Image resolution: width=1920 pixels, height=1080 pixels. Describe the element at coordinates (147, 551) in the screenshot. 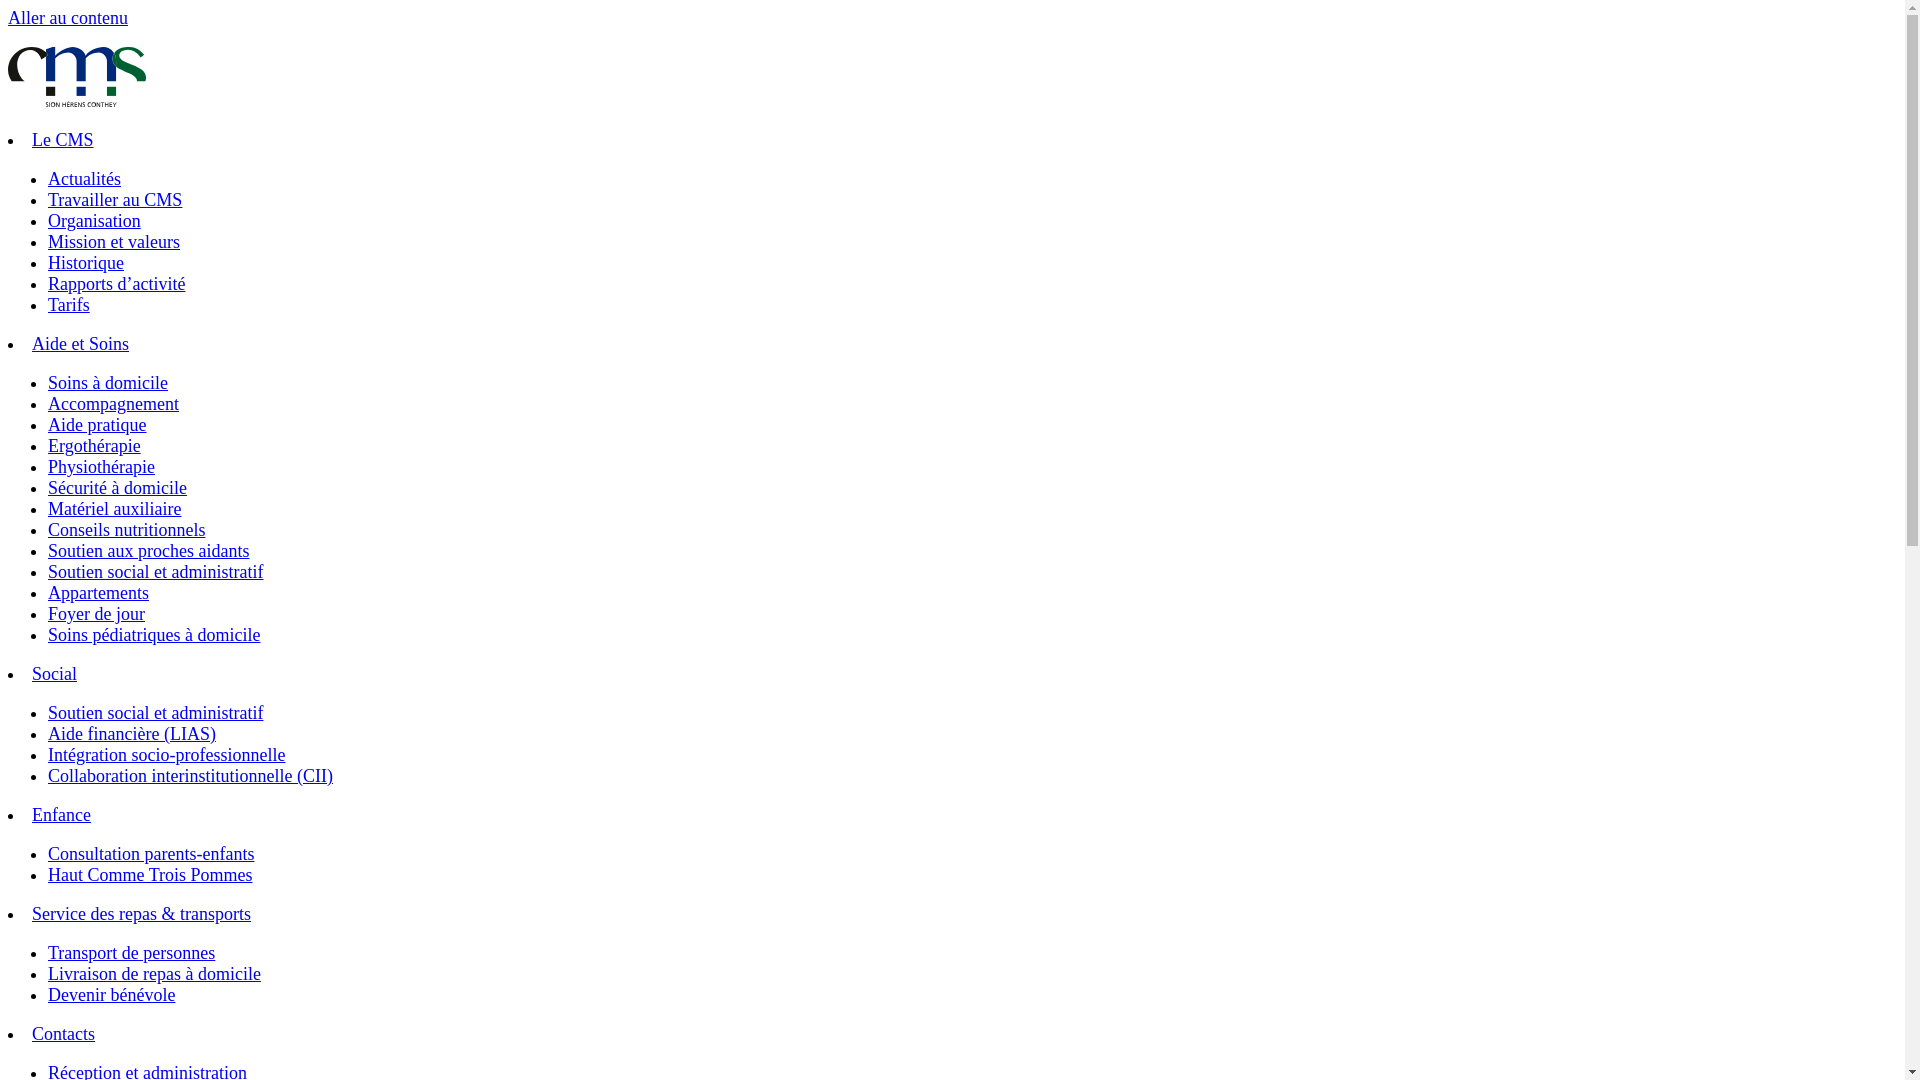

I see `'Soutien aux proches aidants'` at that location.